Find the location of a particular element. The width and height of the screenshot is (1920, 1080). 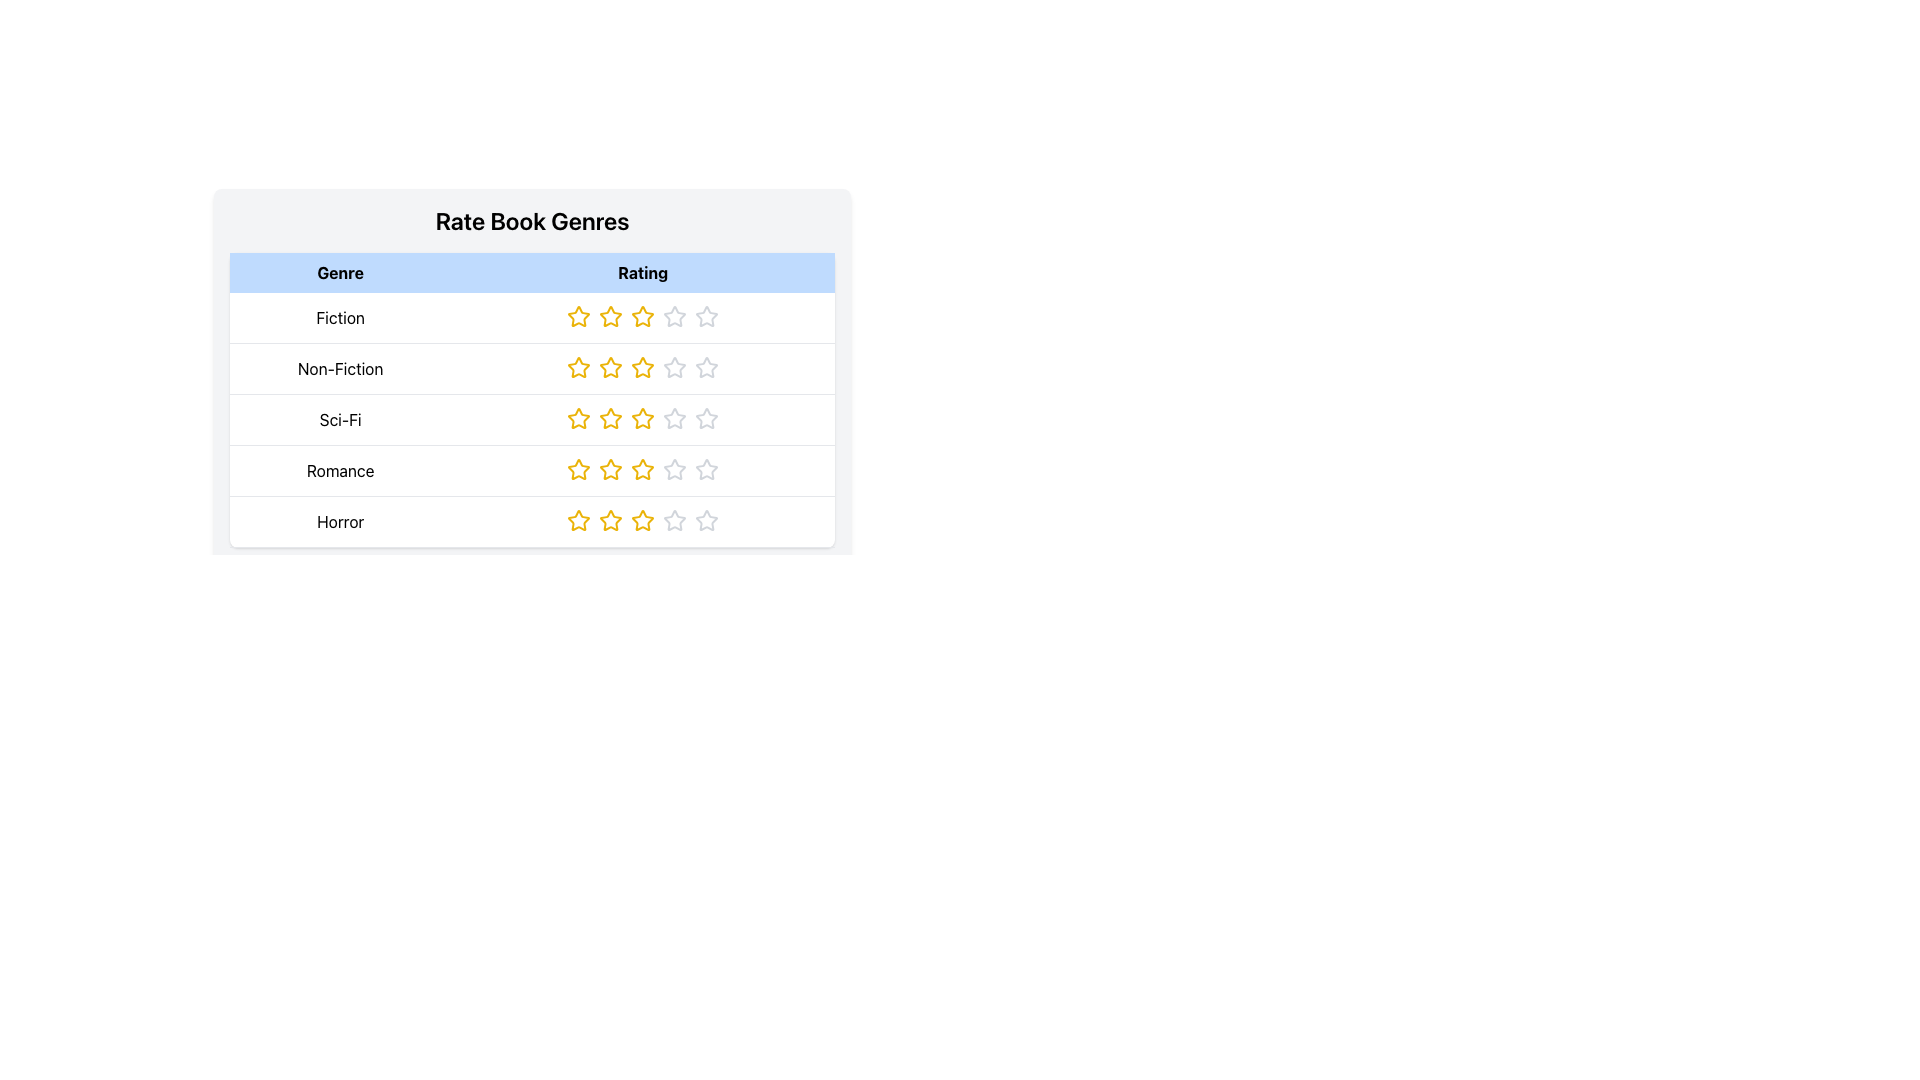

the second yellow star in the horizontal row of rating stars for a drag-and-drop operation is located at coordinates (610, 315).